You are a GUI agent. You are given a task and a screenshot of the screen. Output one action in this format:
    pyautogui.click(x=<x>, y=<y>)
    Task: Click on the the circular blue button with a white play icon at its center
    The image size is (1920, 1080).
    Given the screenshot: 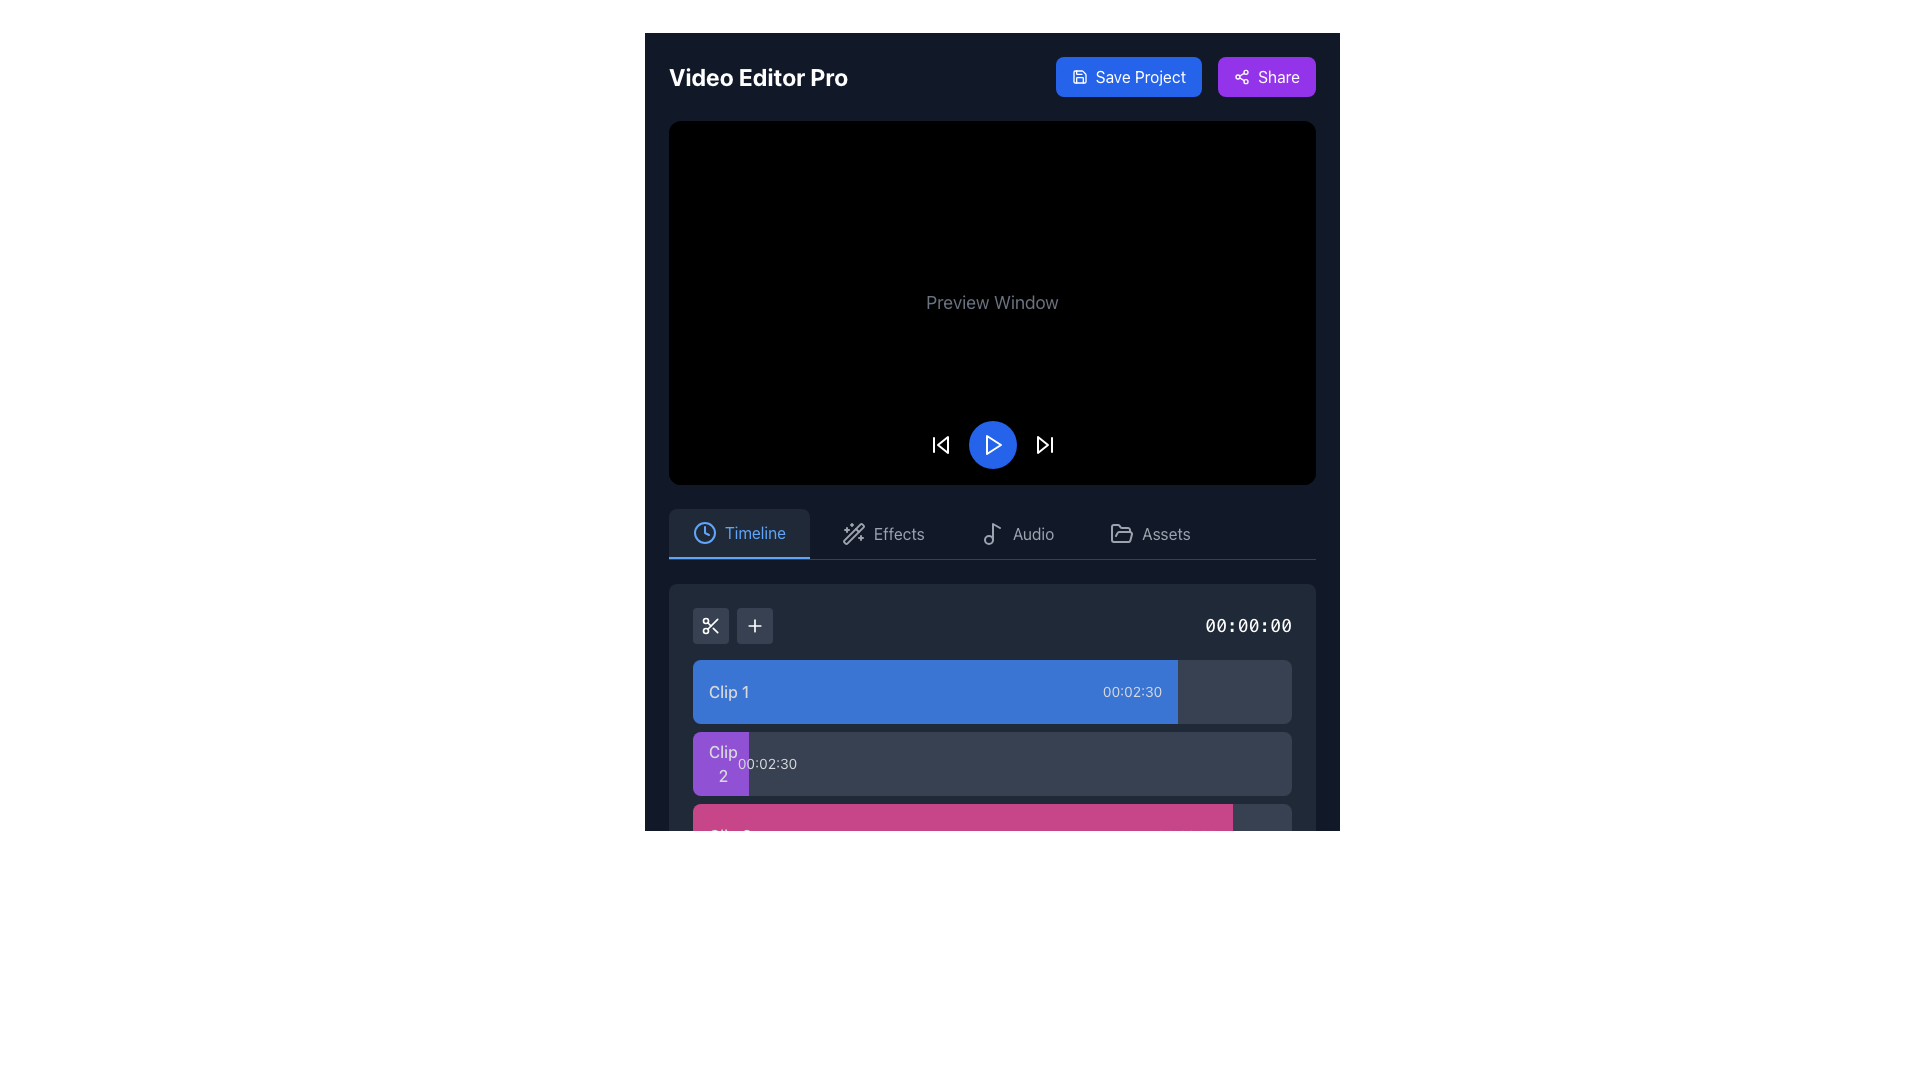 What is the action you would take?
    pyautogui.click(x=992, y=443)
    